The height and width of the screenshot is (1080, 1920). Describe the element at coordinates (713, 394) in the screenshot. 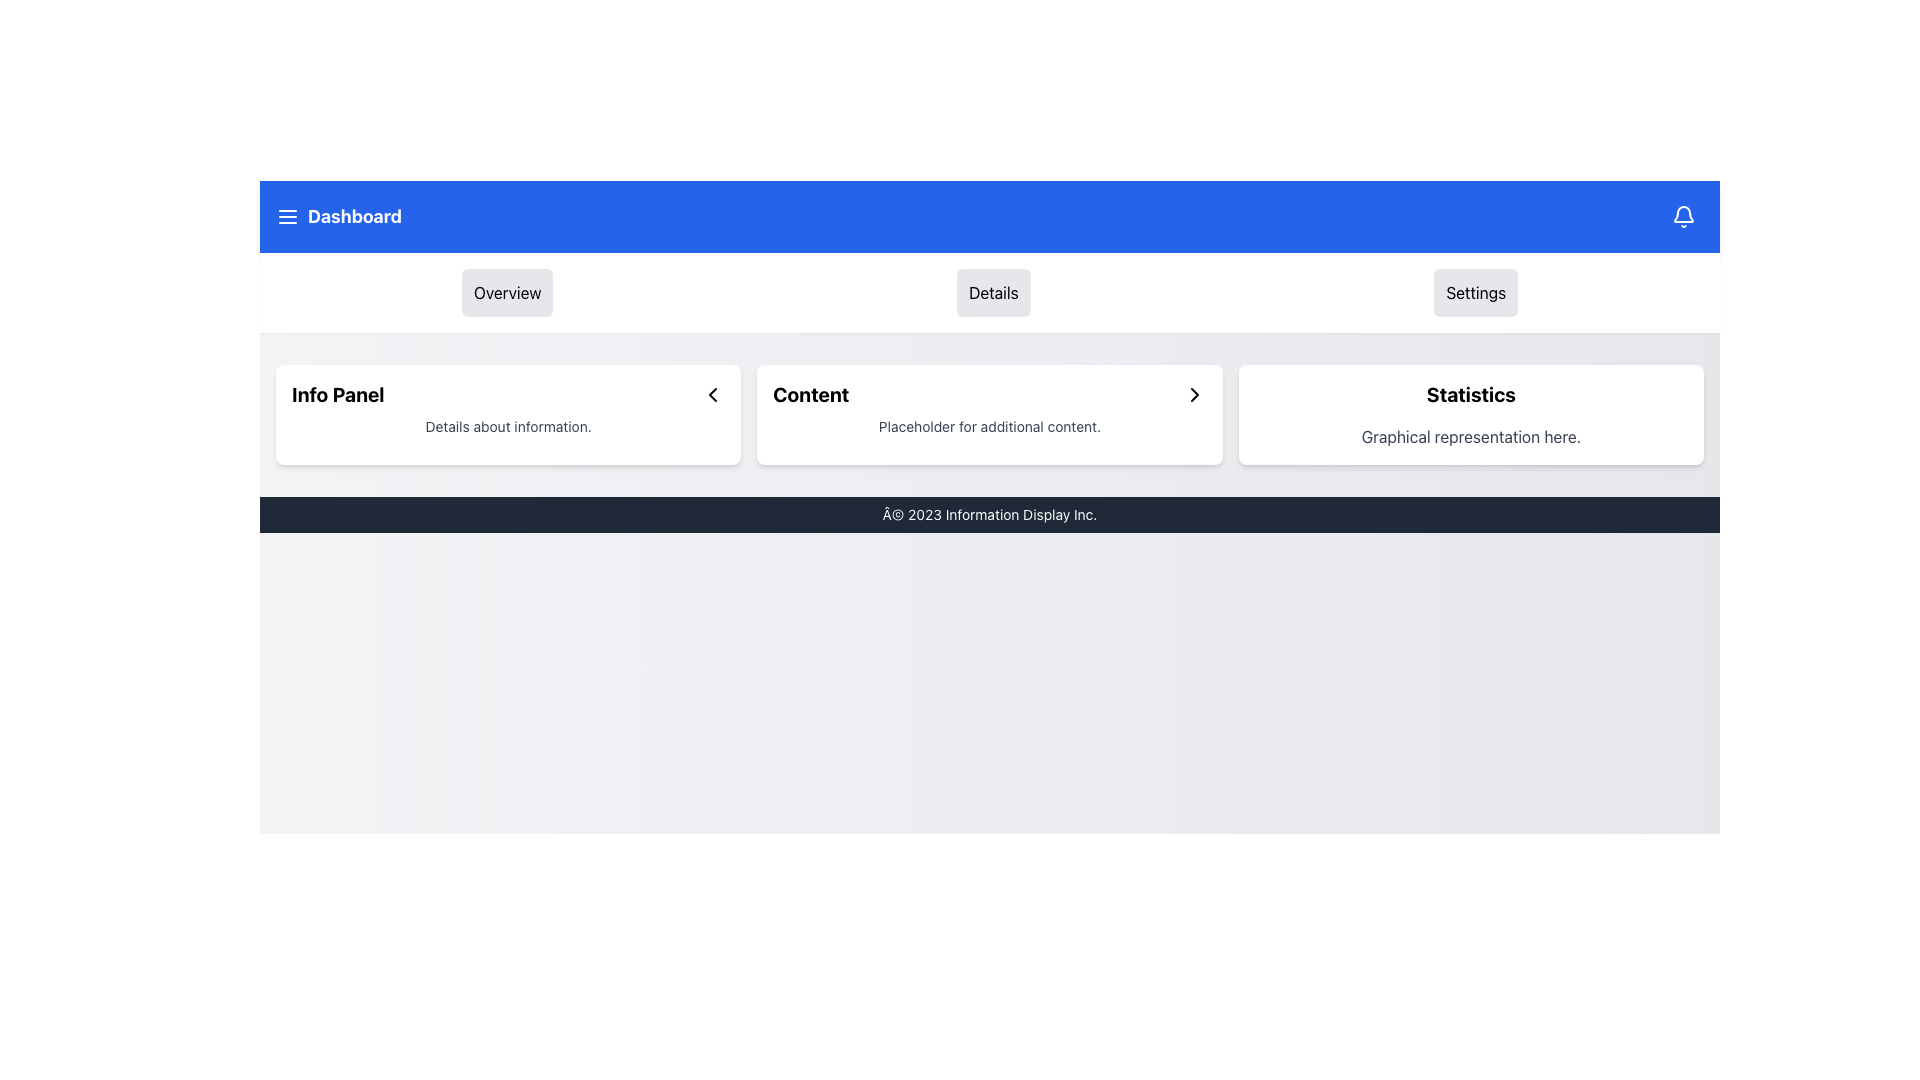

I see `the triangular arrow shape pointing left within the SVG graphic, which is part of a left-pointing chevron icon located in the top row, to the far left of the 'Info Panel'` at that location.